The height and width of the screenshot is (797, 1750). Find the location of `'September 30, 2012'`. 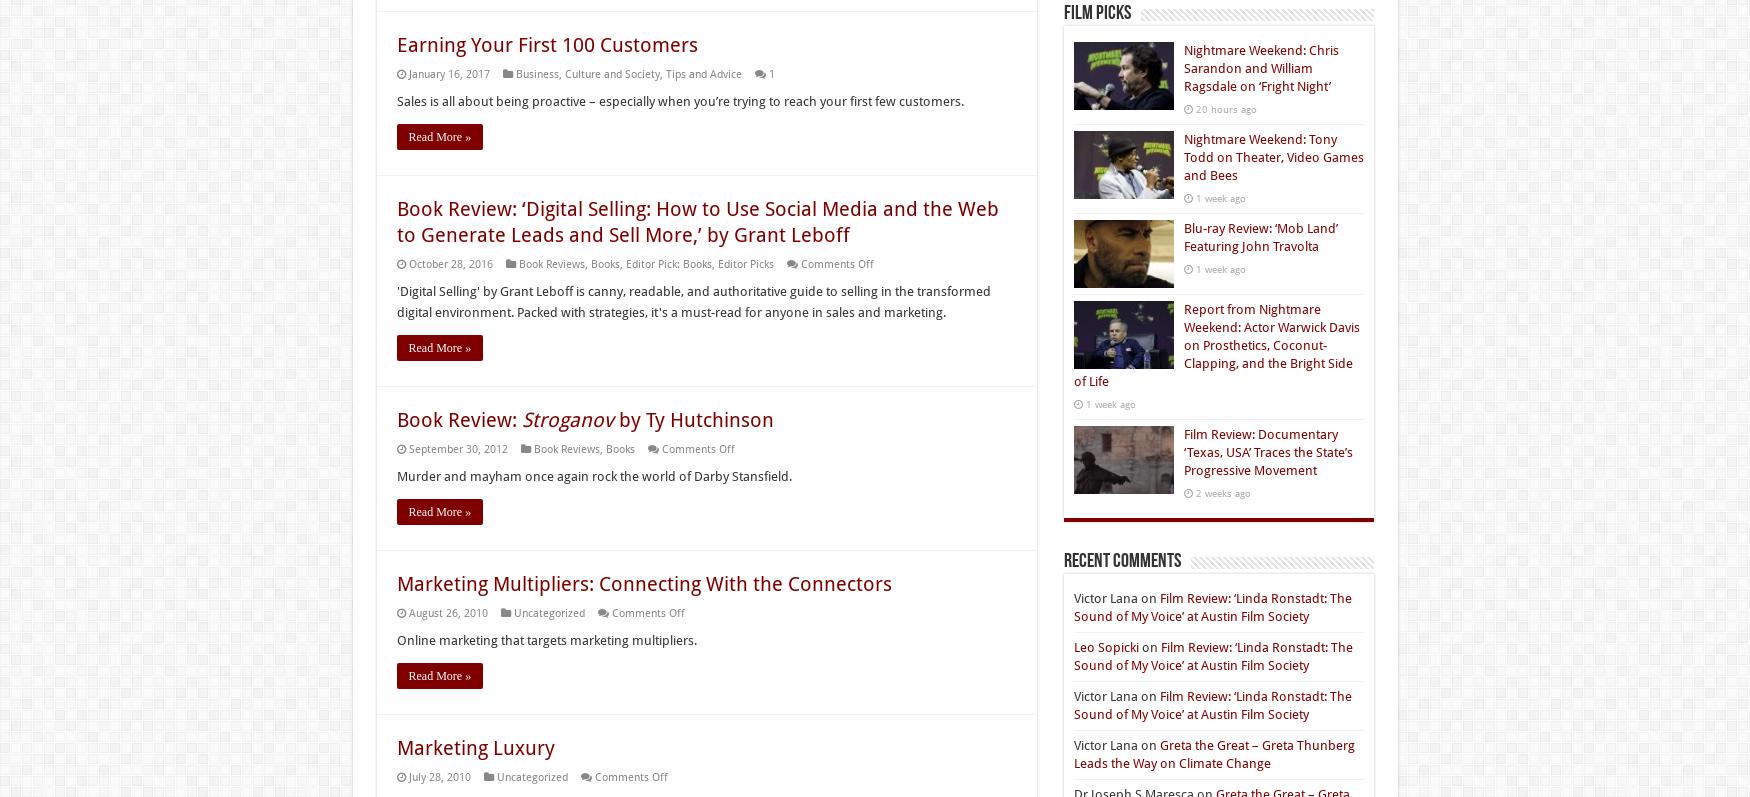

'September 30, 2012' is located at coordinates (457, 448).